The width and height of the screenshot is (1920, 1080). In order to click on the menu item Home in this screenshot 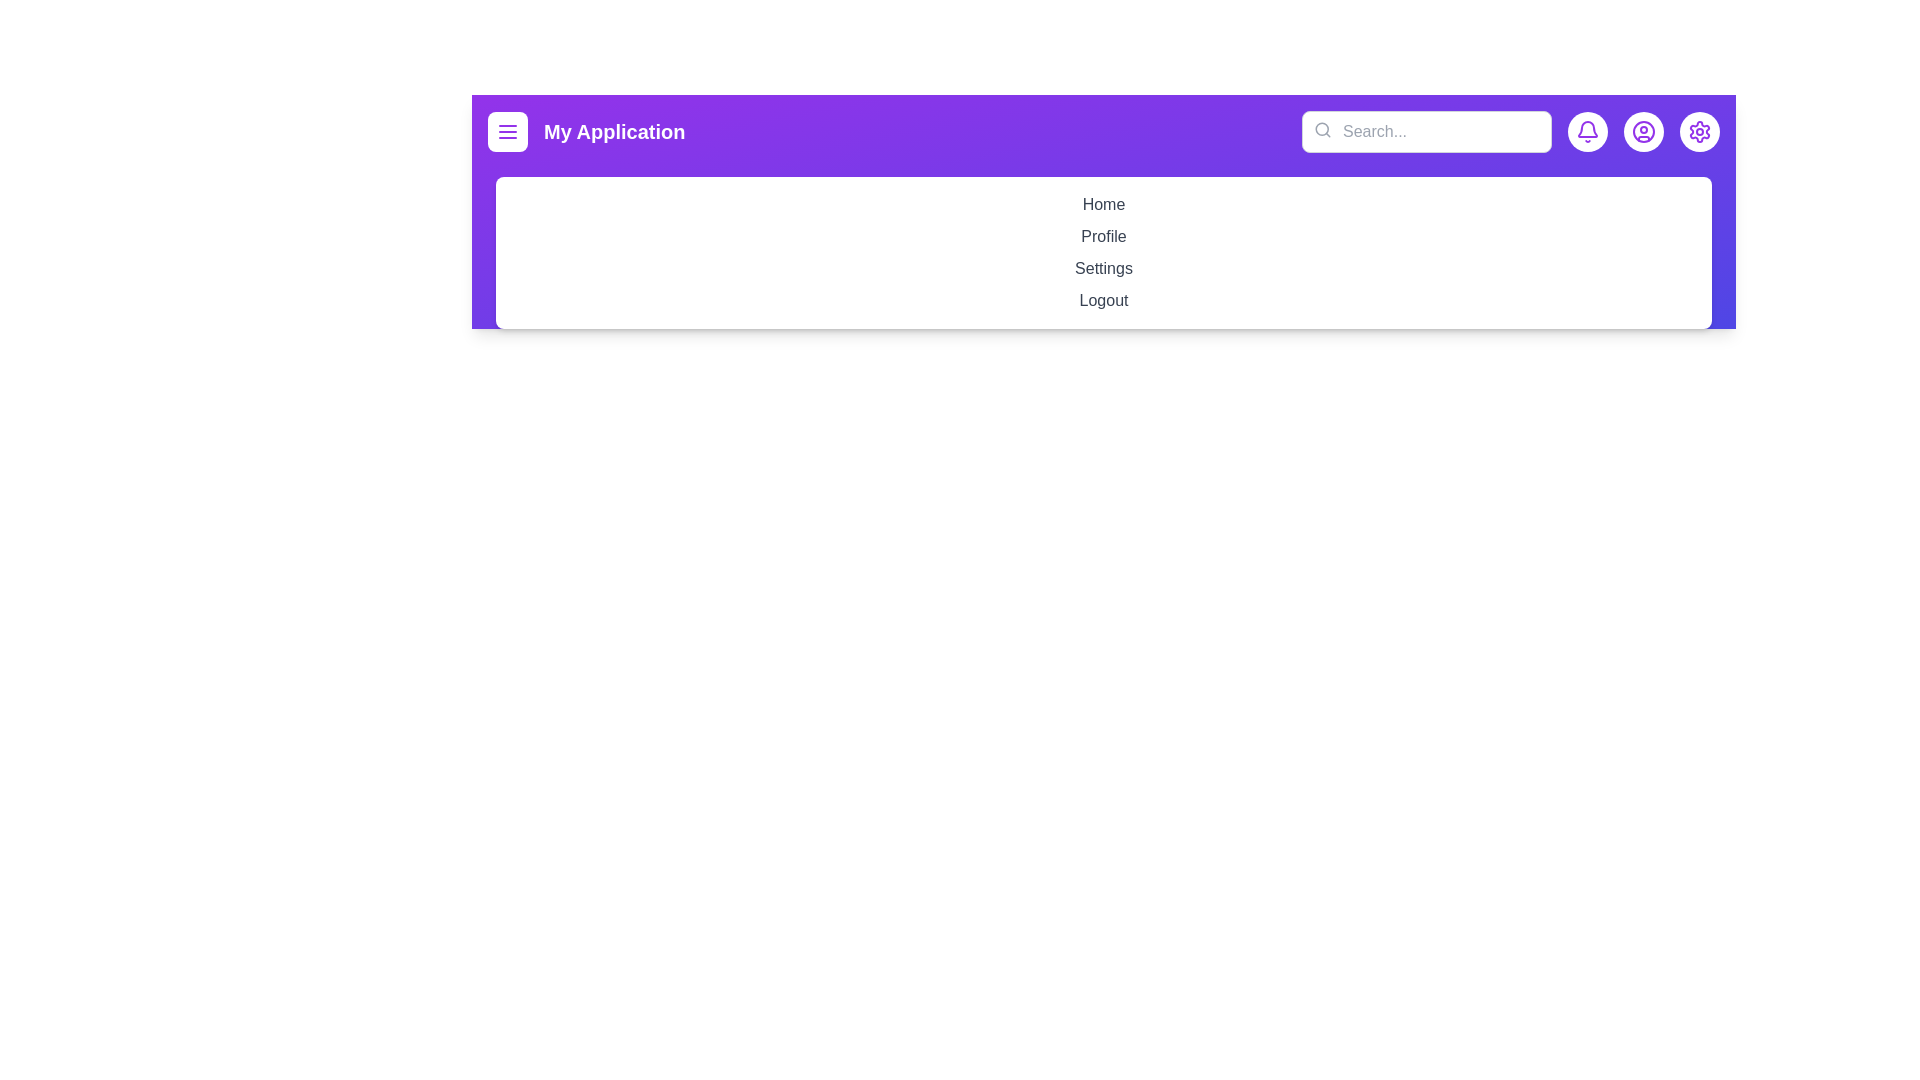, I will do `click(512, 204)`.